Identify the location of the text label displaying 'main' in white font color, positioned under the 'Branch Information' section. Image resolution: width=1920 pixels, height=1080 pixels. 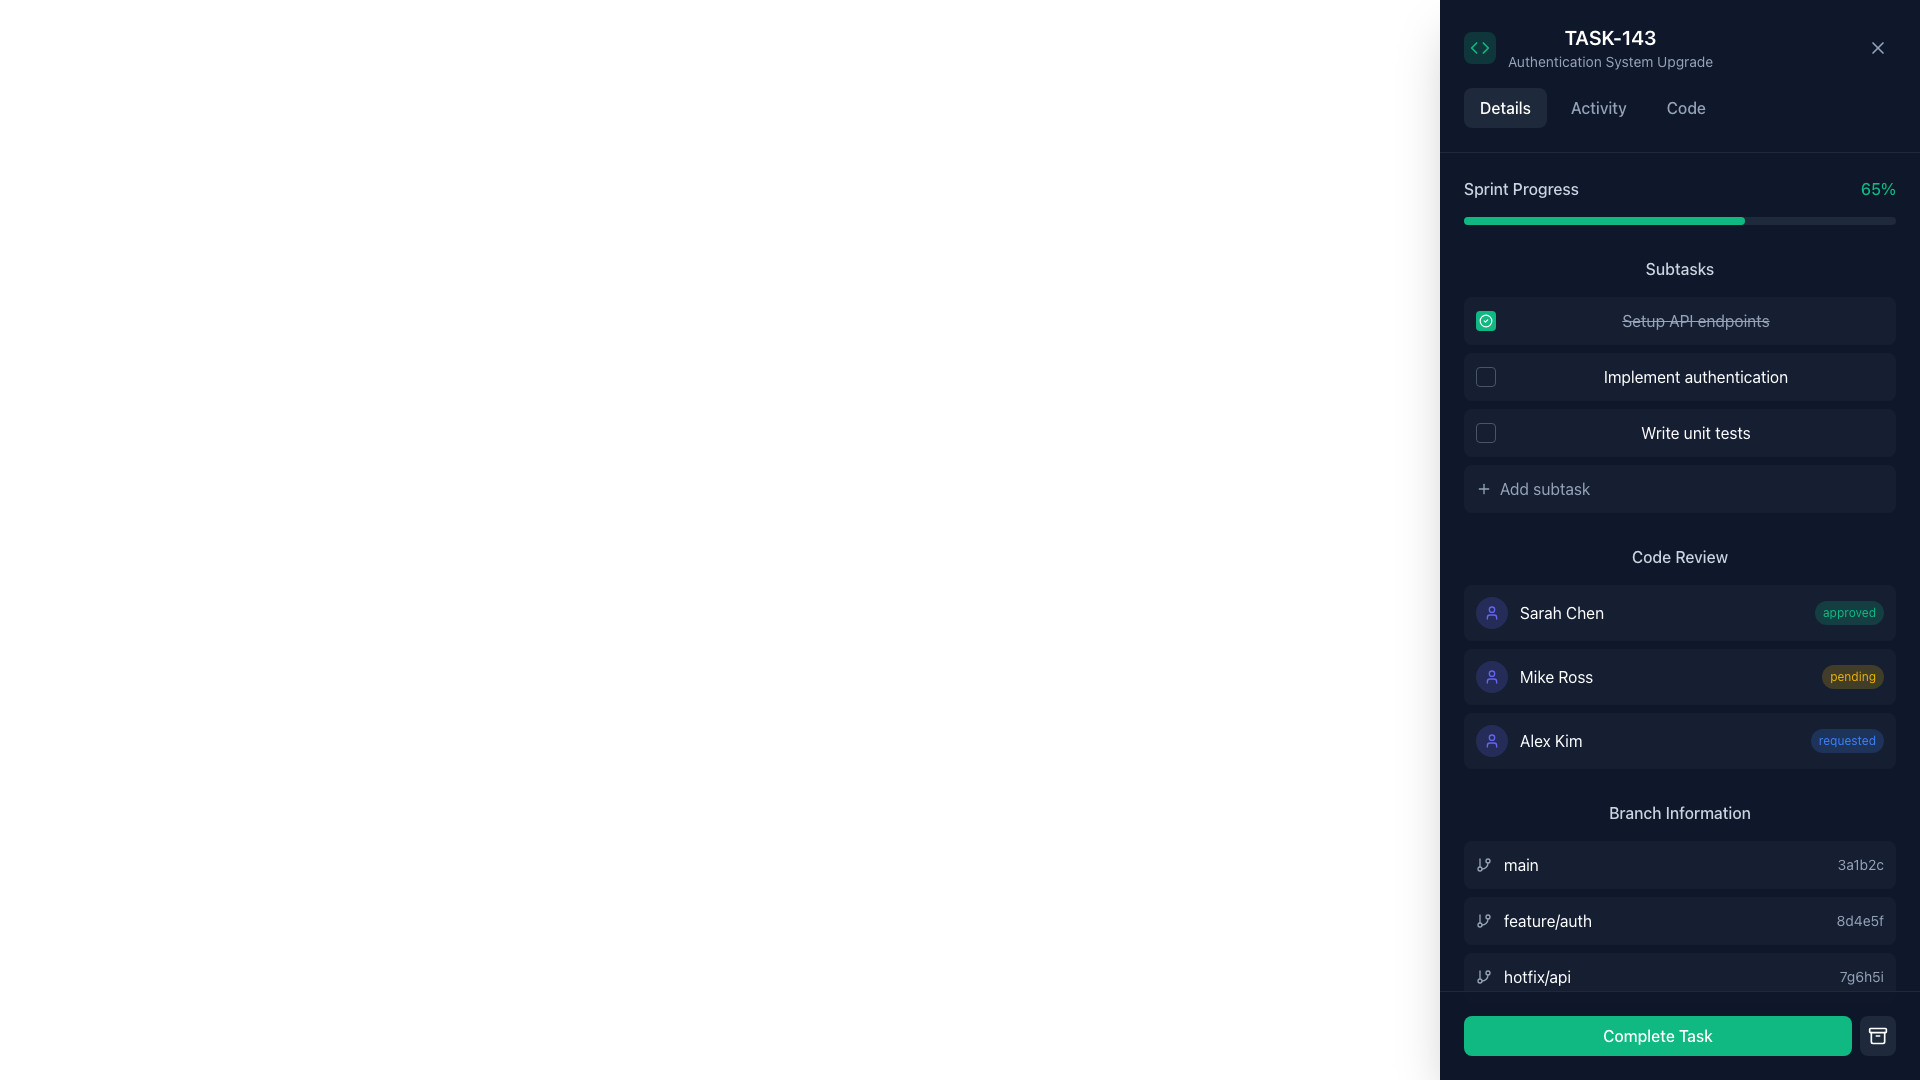
(1520, 863).